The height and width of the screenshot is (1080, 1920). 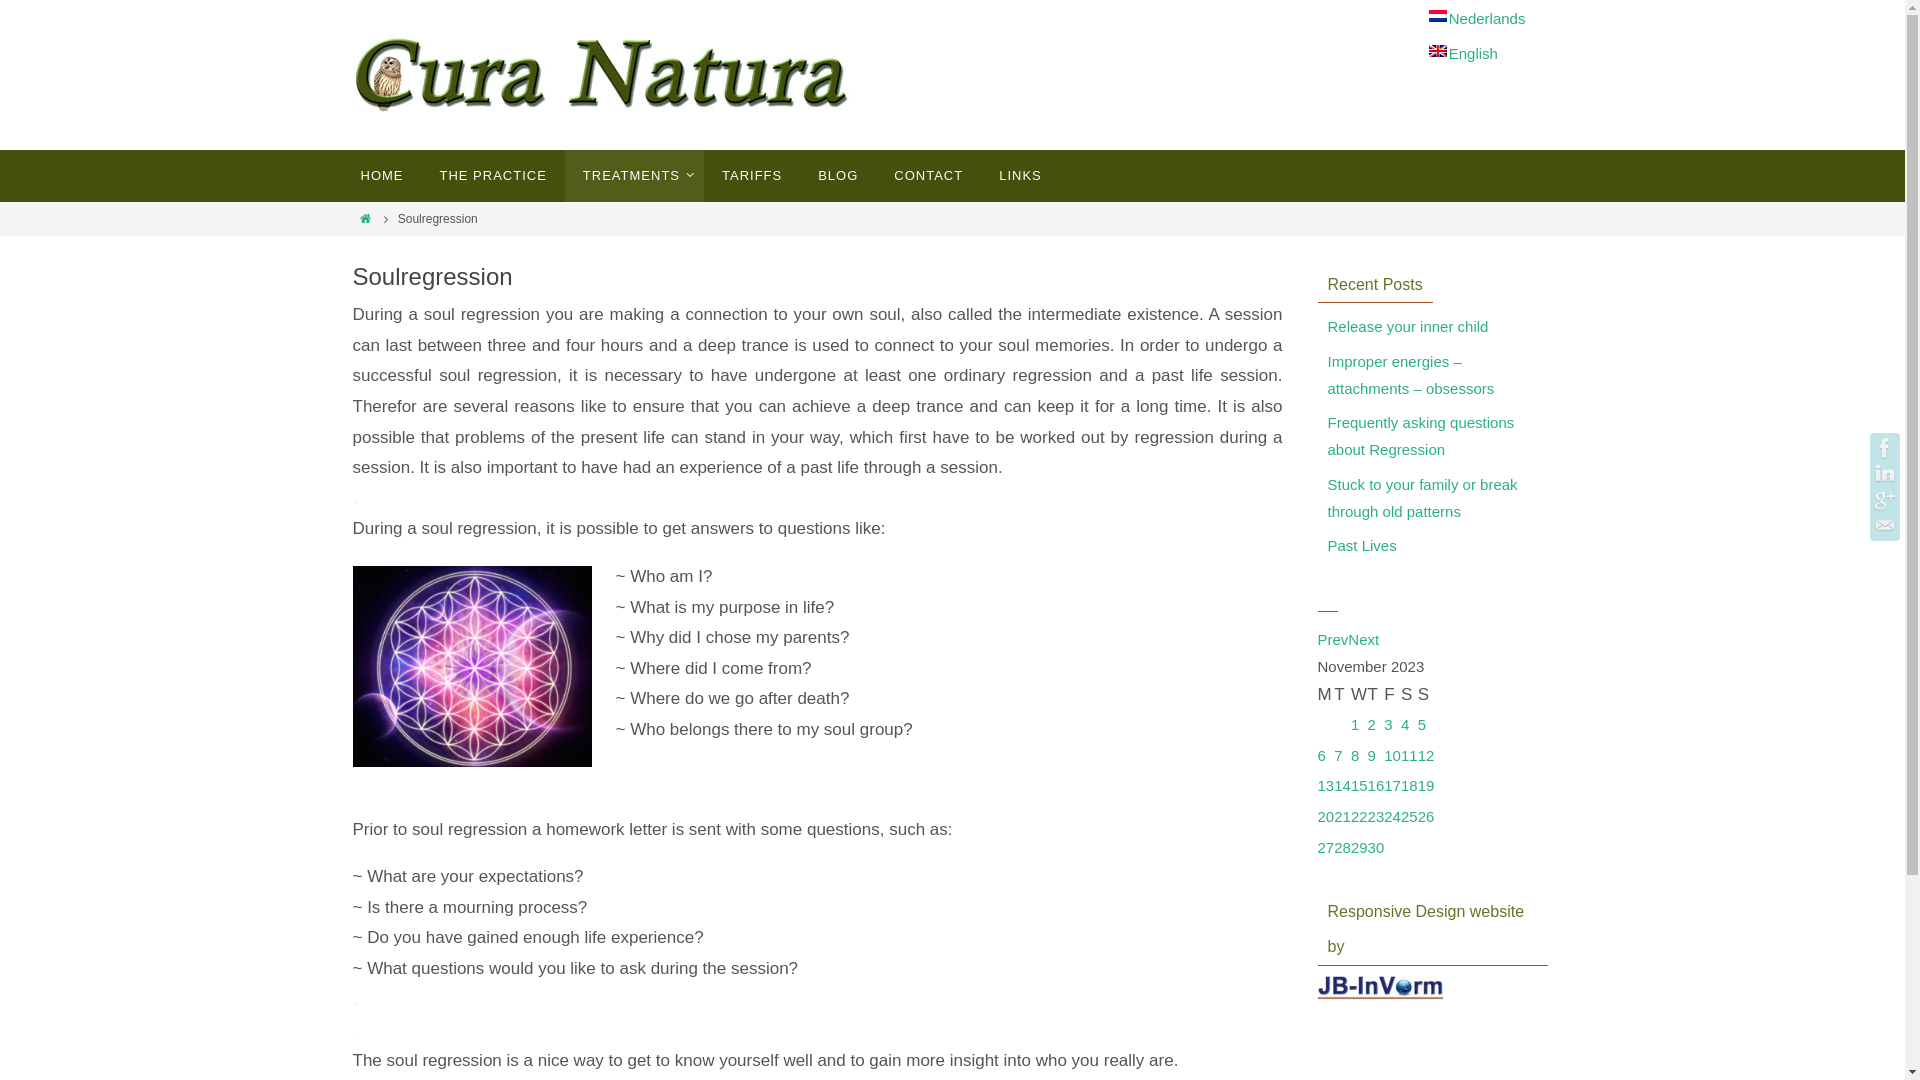 I want to click on '21', so click(x=1342, y=817).